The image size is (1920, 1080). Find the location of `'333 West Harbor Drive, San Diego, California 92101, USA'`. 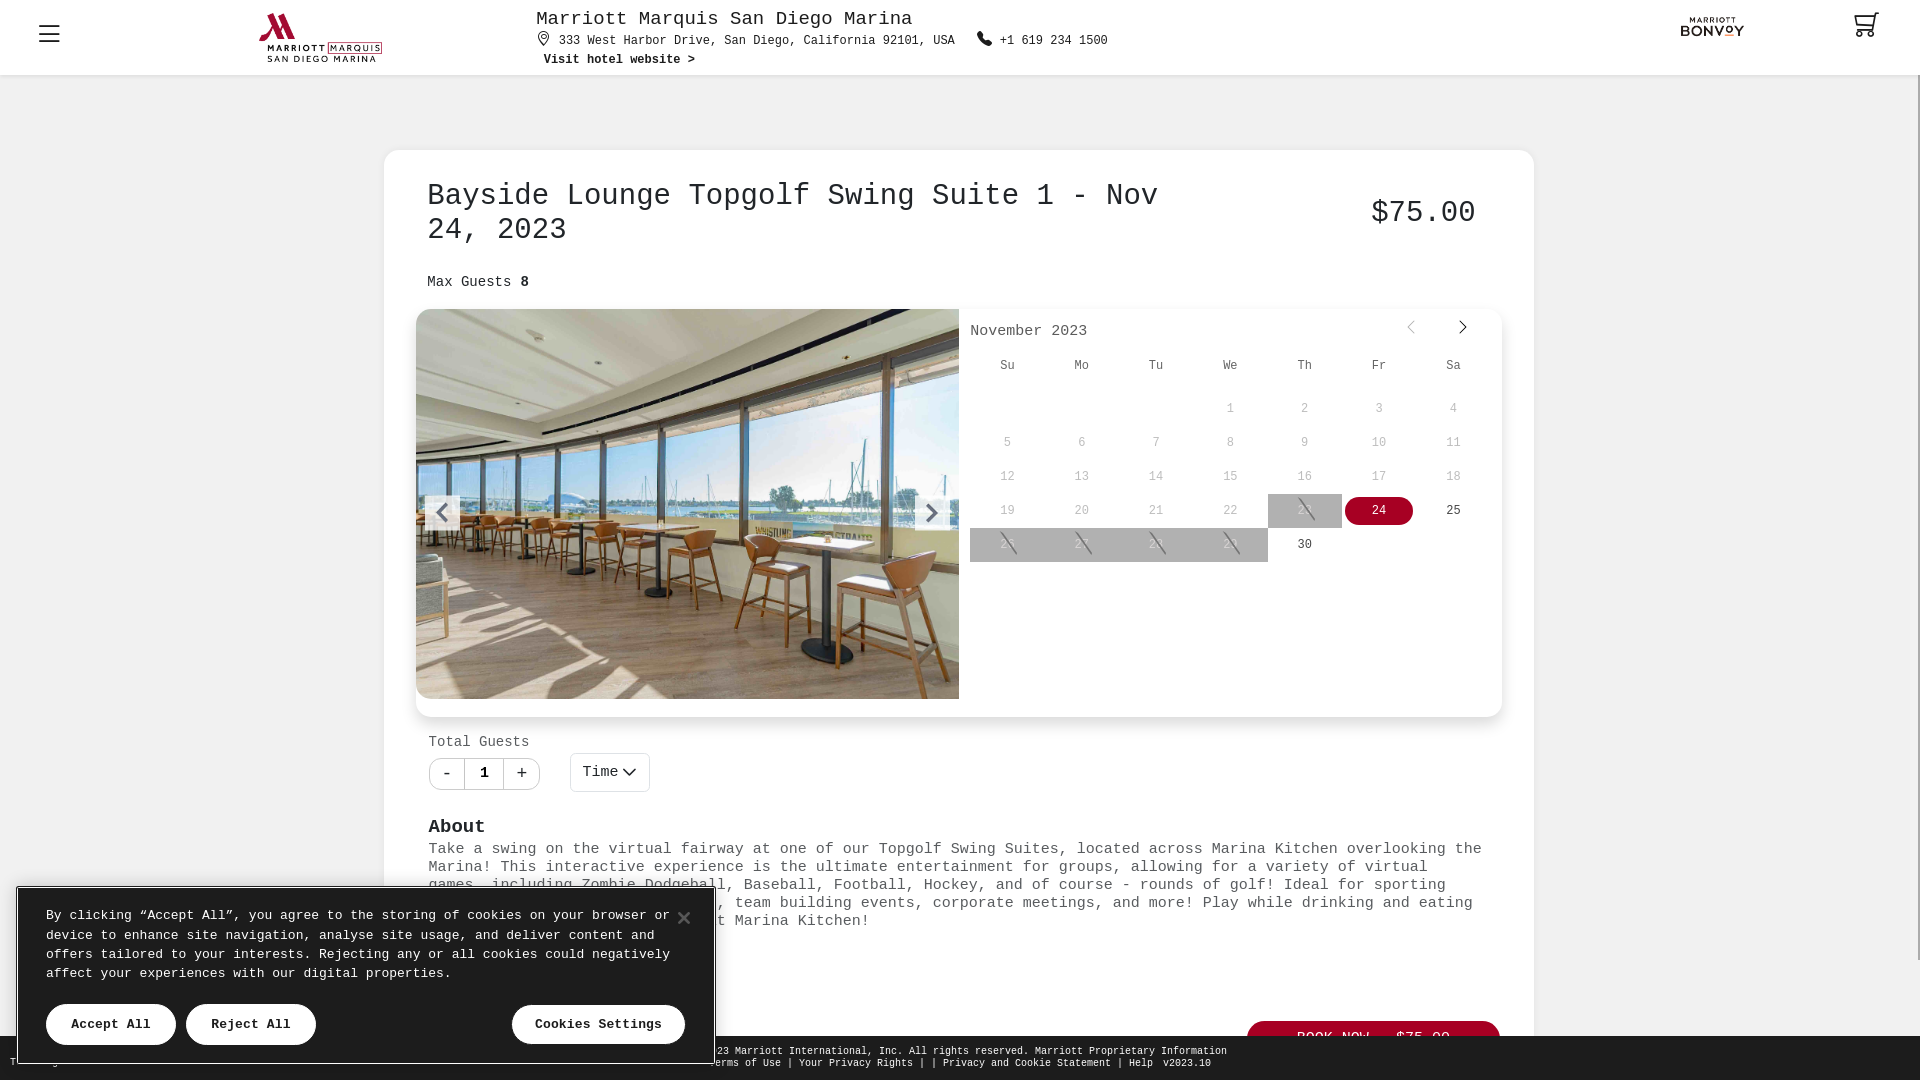

'333 West Harbor Drive, San Diego, California 92101, USA' is located at coordinates (755, 41).